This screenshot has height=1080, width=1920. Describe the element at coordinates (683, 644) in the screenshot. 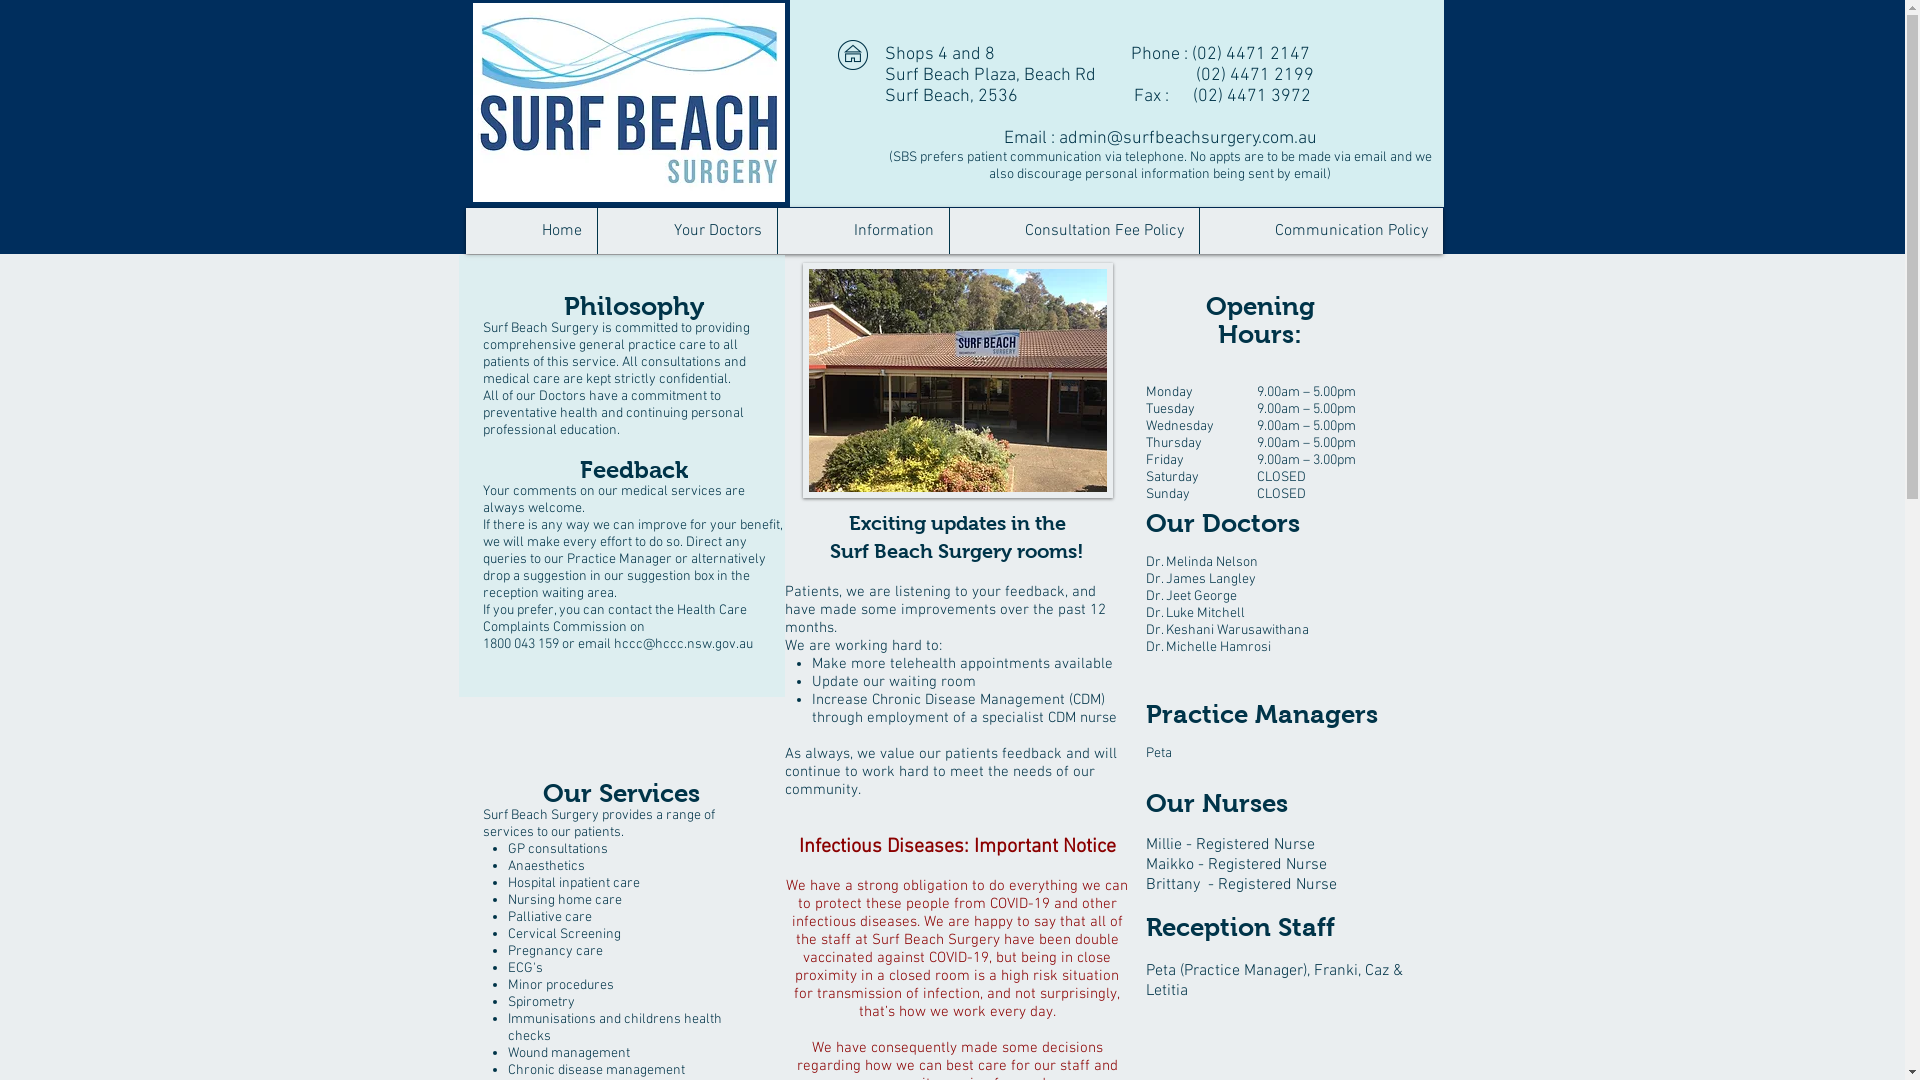

I see `'hccc@hccc.nsw.gov.au'` at that location.